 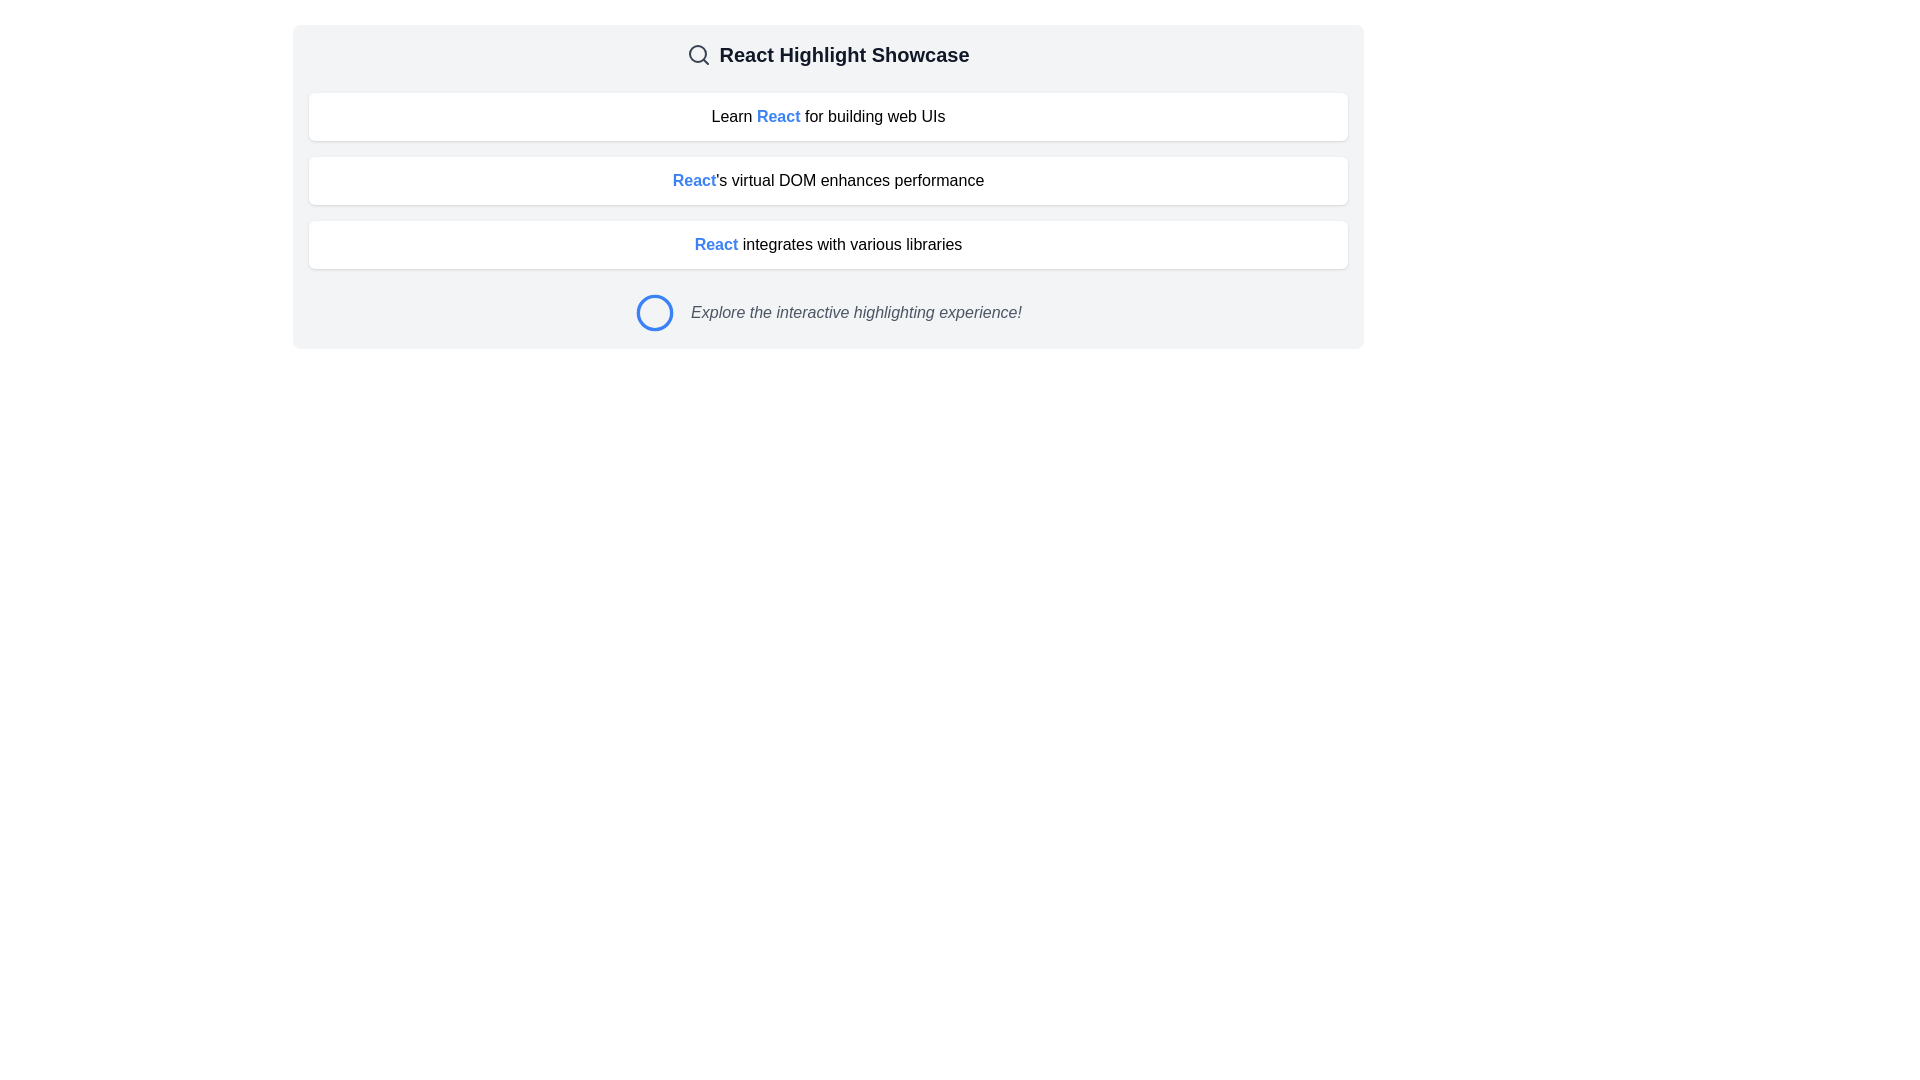 I want to click on the bold blue text link 'React' at the beginning of the string 'React integrates with various libraries', so click(x=716, y=243).